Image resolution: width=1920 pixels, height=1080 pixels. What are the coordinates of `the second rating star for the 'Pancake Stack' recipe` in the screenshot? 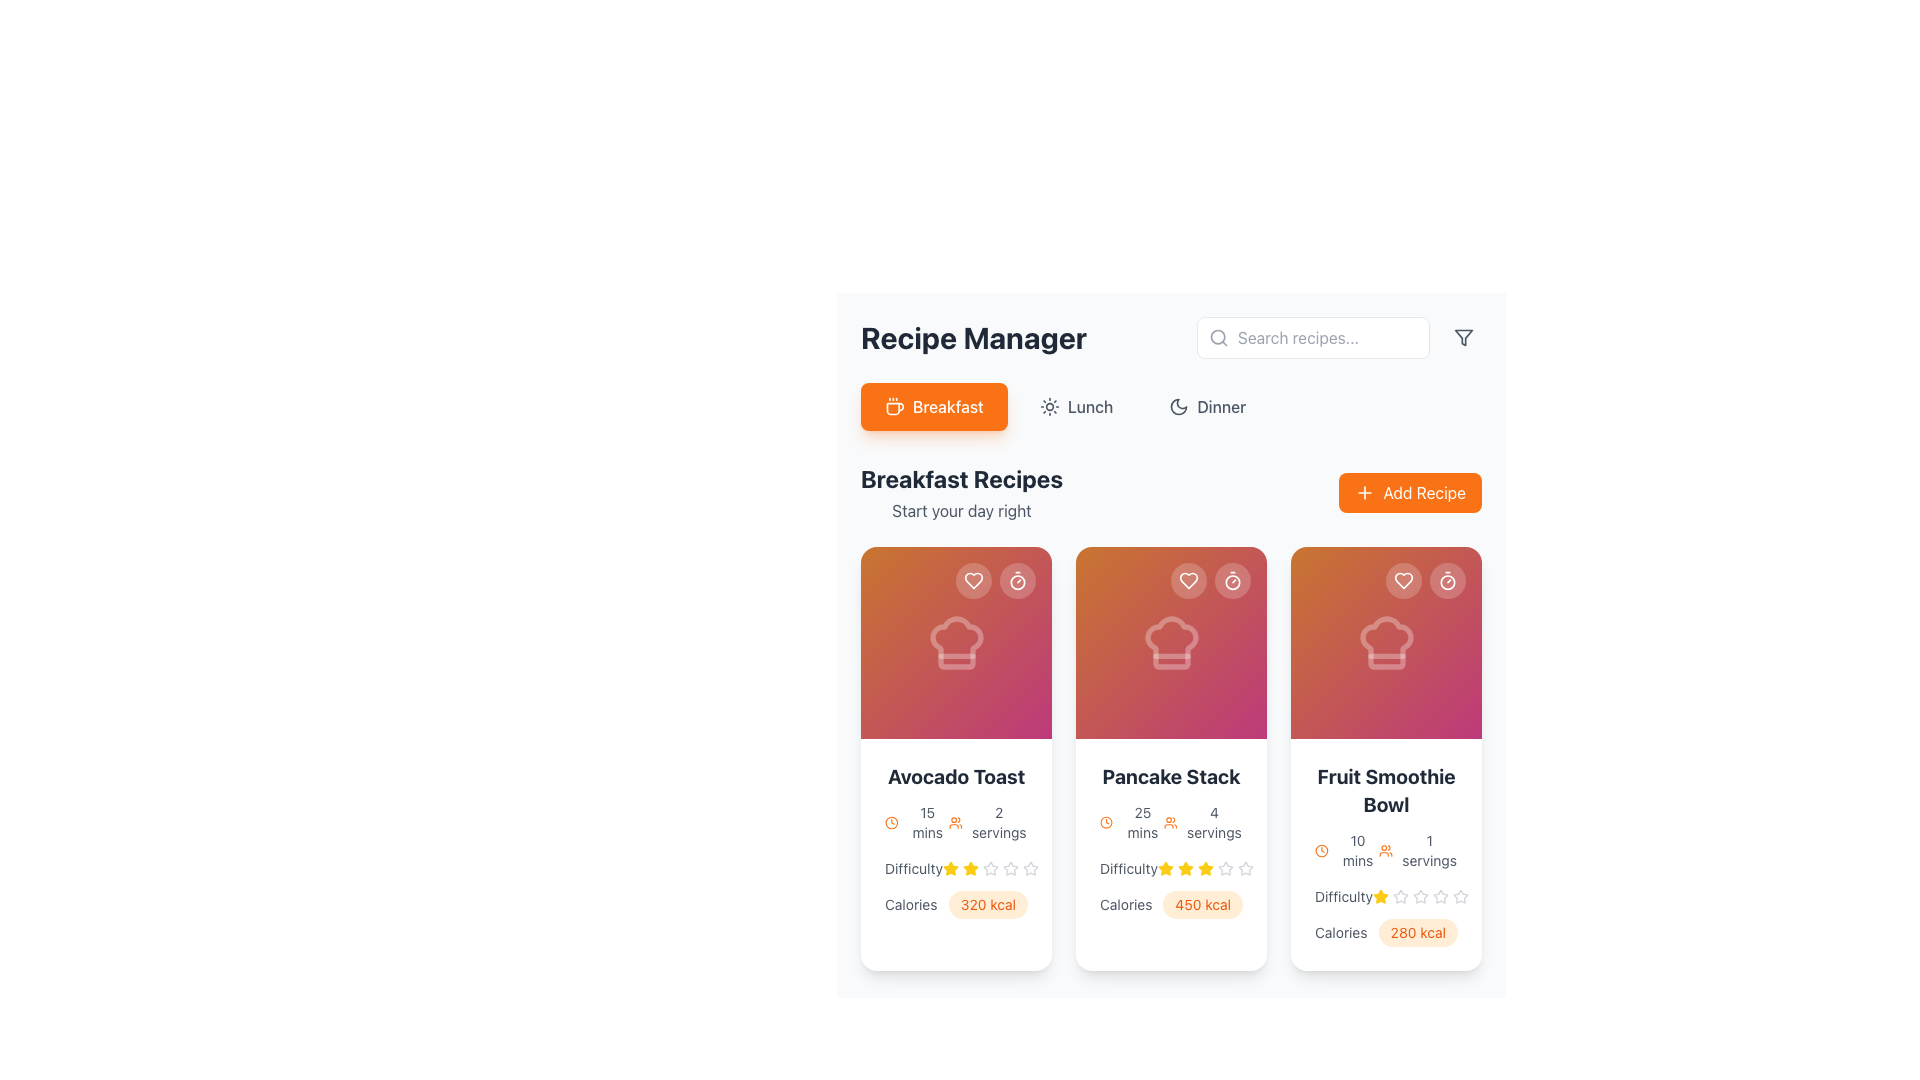 It's located at (1166, 867).